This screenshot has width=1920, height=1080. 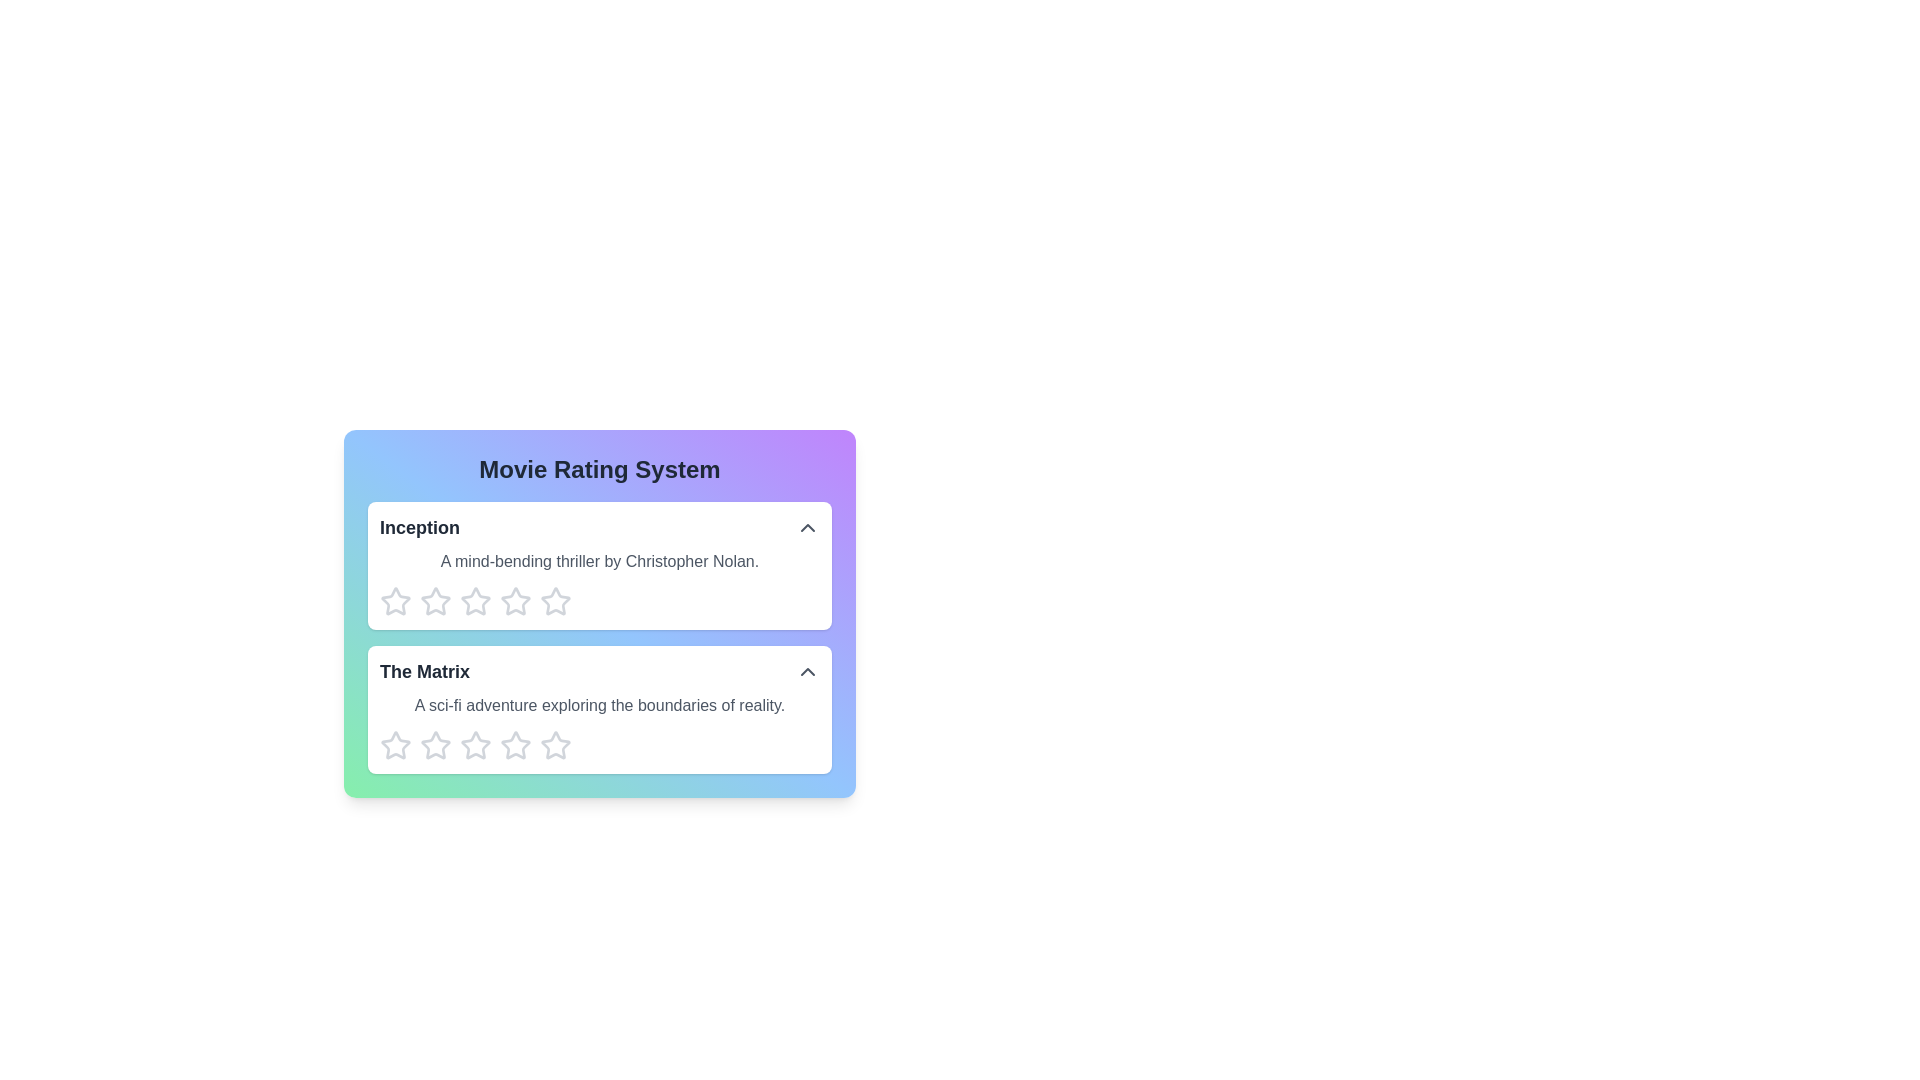 I want to click on static text element located below the title 'The Matrix' in the movie rating system interface, so click(x=599, y=704).